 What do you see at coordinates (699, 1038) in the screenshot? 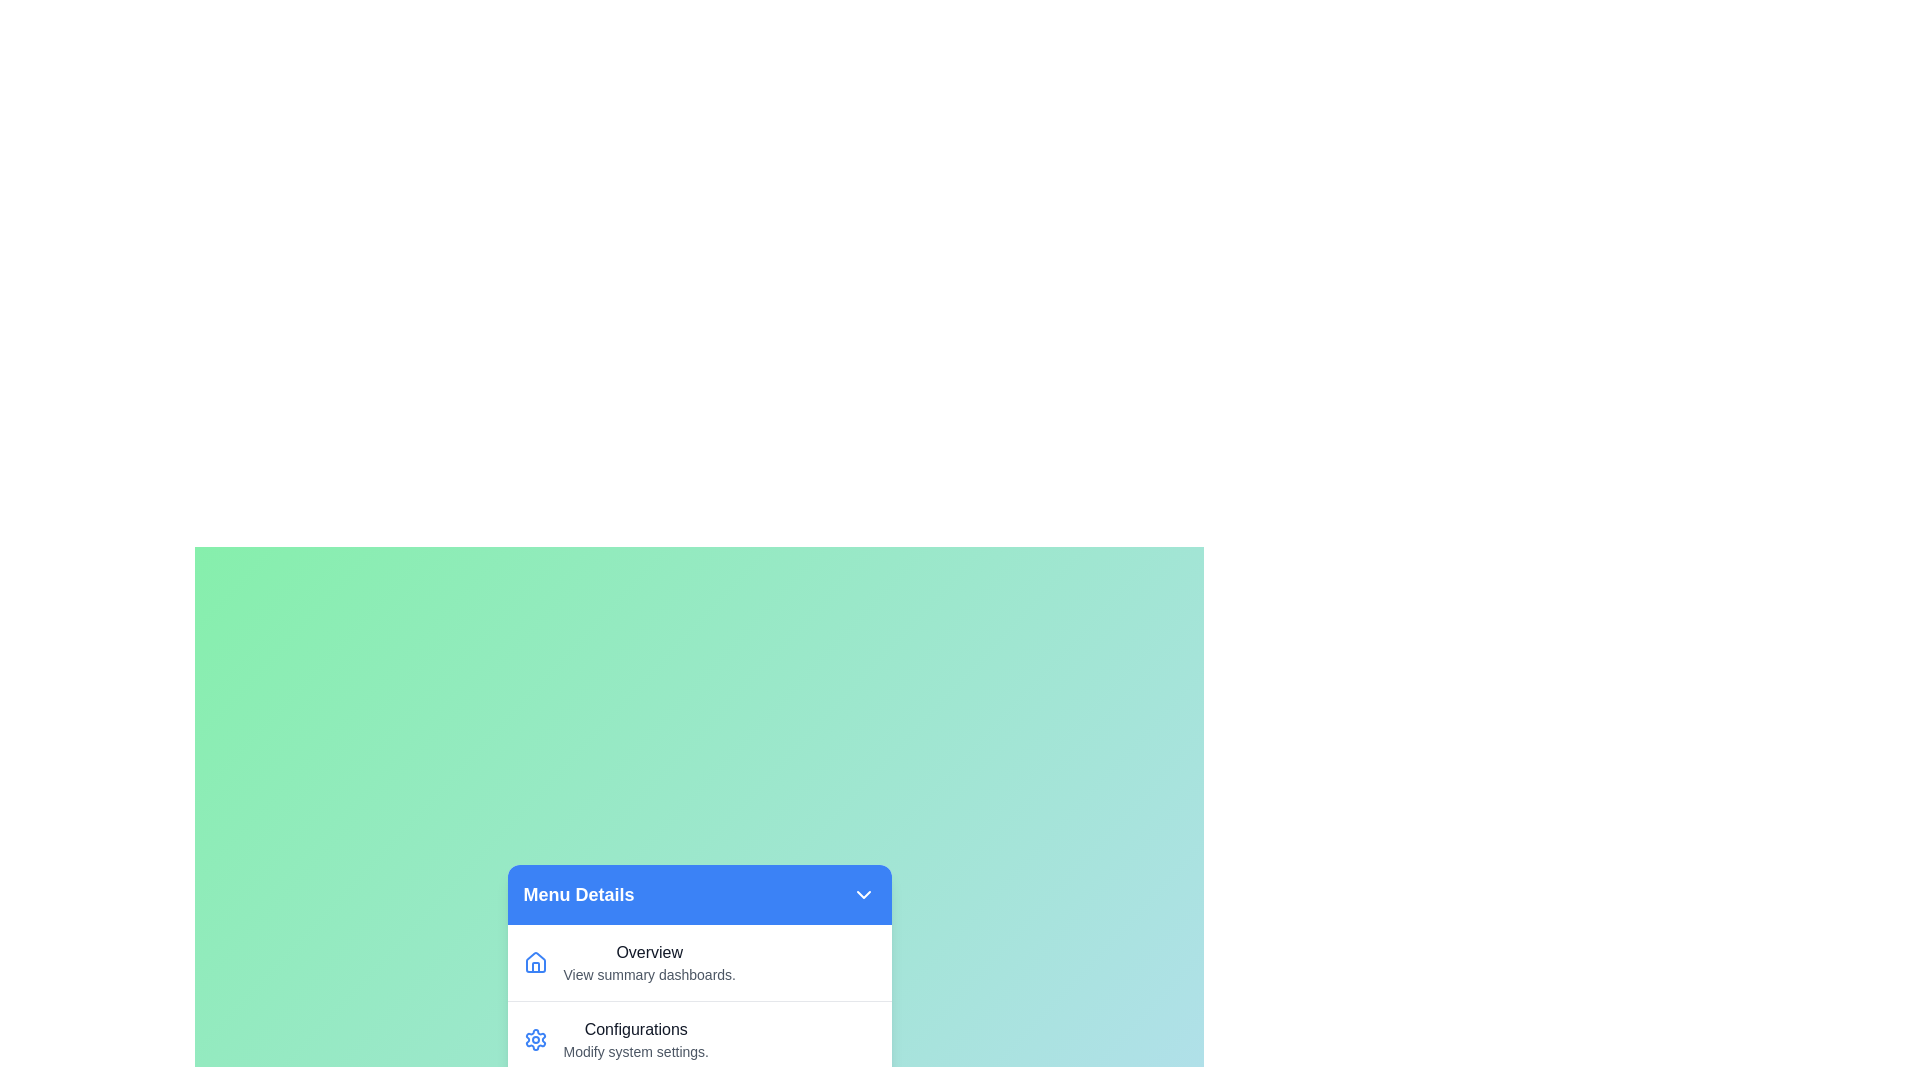
I see `the menu item labeled Configurations to read its description` at bounding box center [699, 1038].